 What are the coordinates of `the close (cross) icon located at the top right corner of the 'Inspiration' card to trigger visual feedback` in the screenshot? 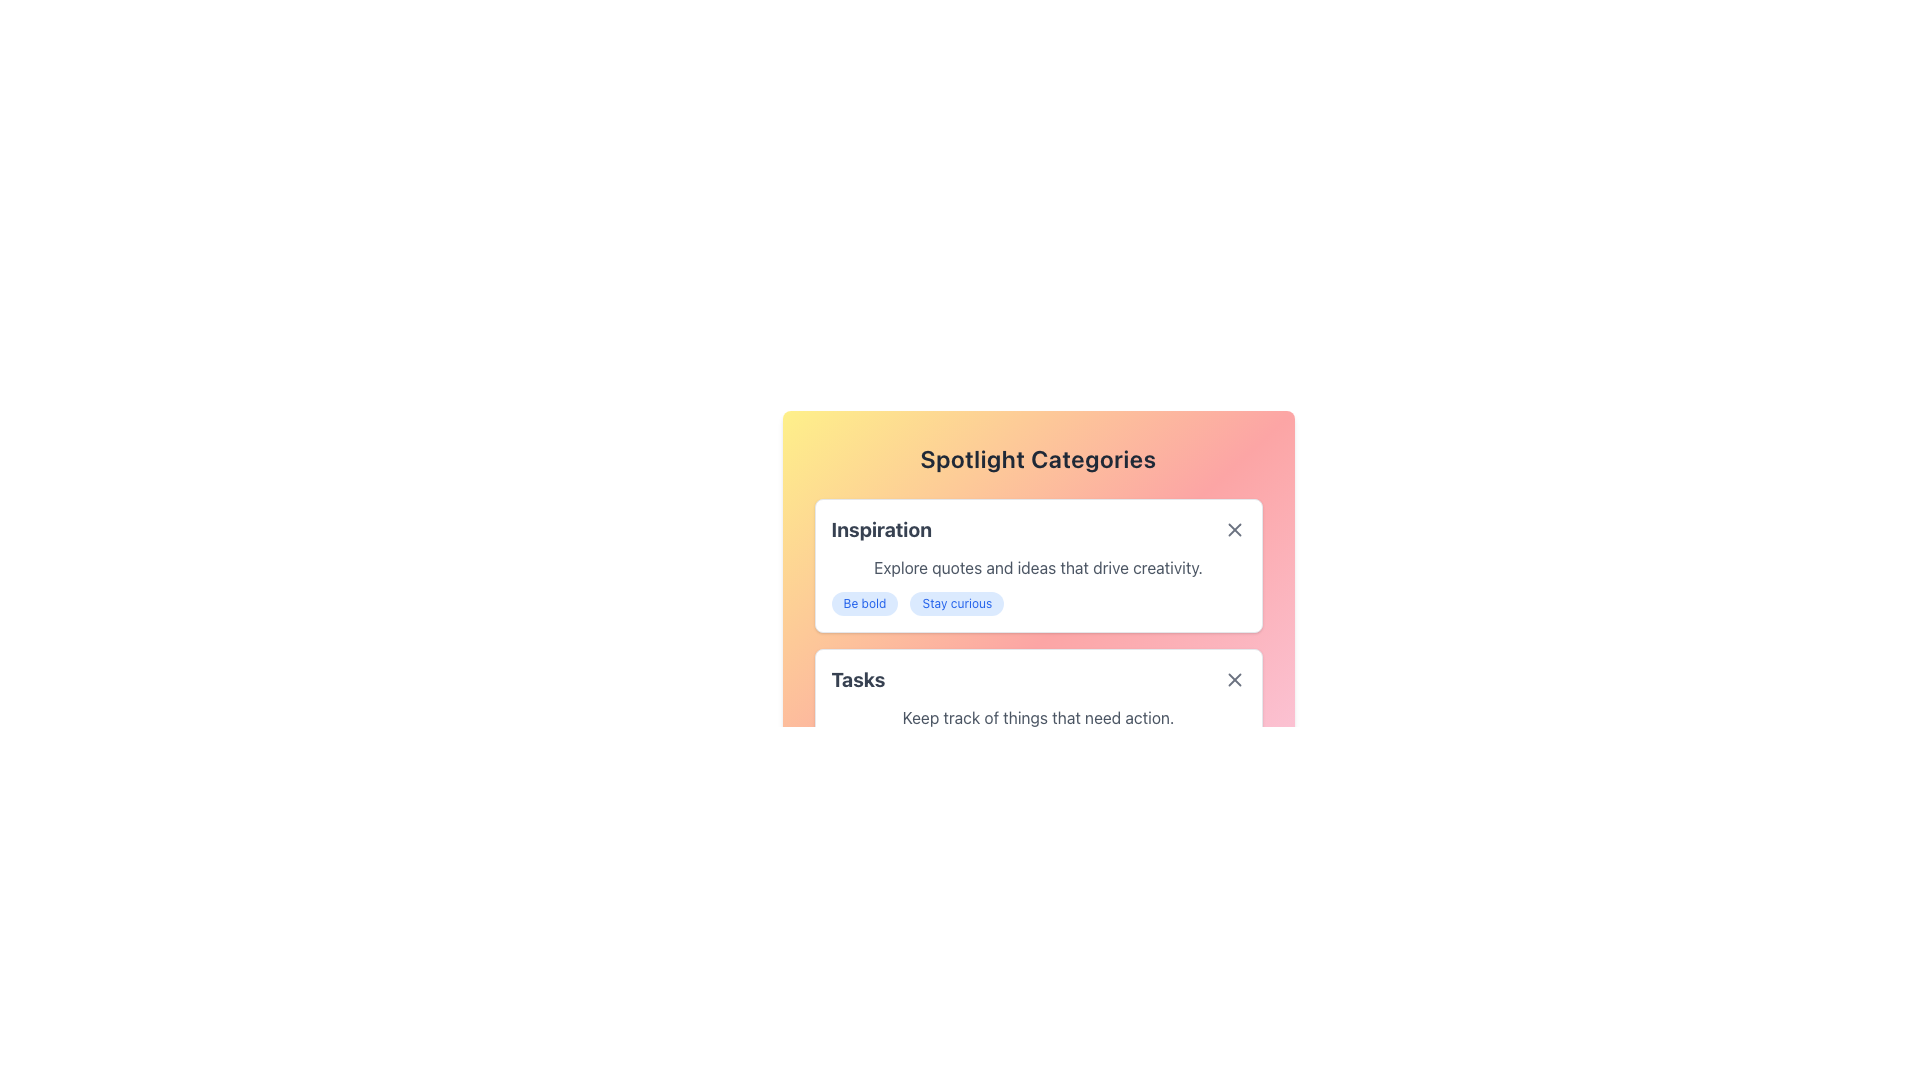 It's located at (1233, 528).